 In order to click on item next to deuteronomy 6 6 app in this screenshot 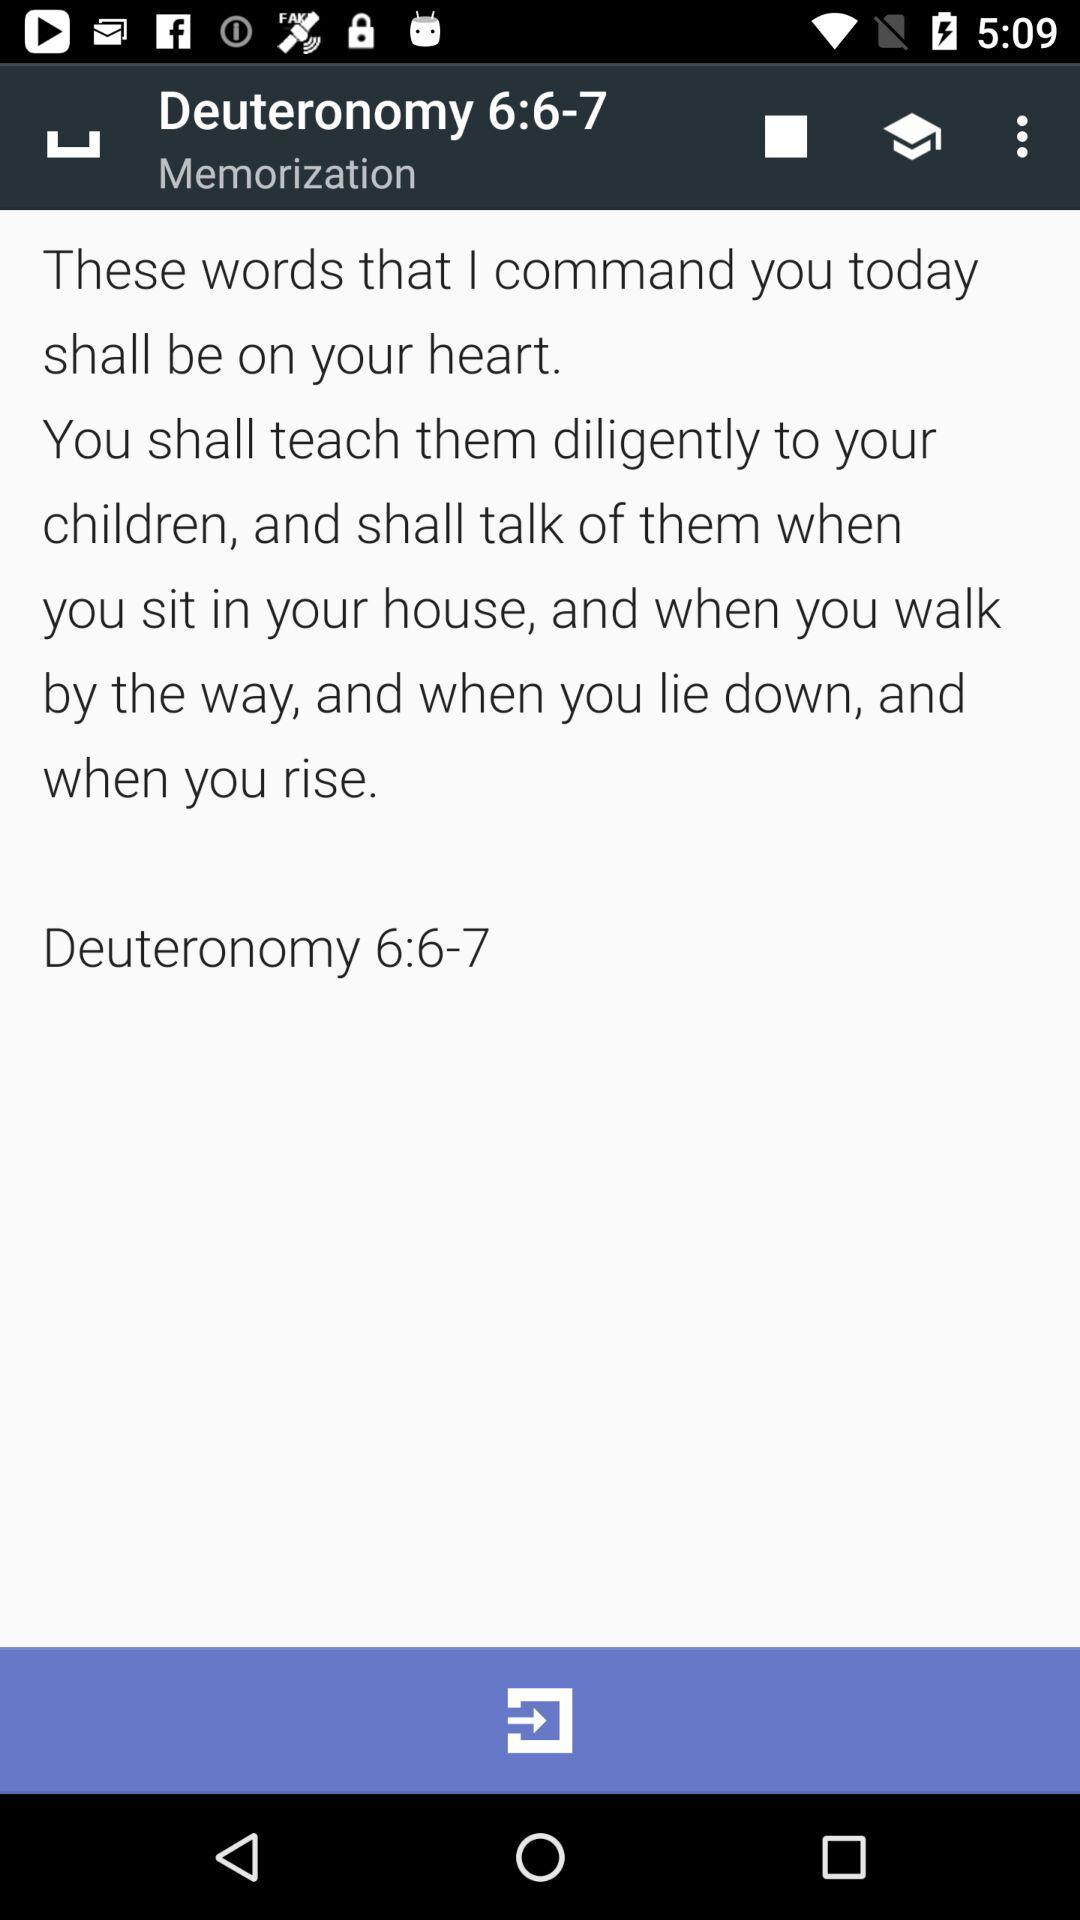, I will do `click(785, 135)`.